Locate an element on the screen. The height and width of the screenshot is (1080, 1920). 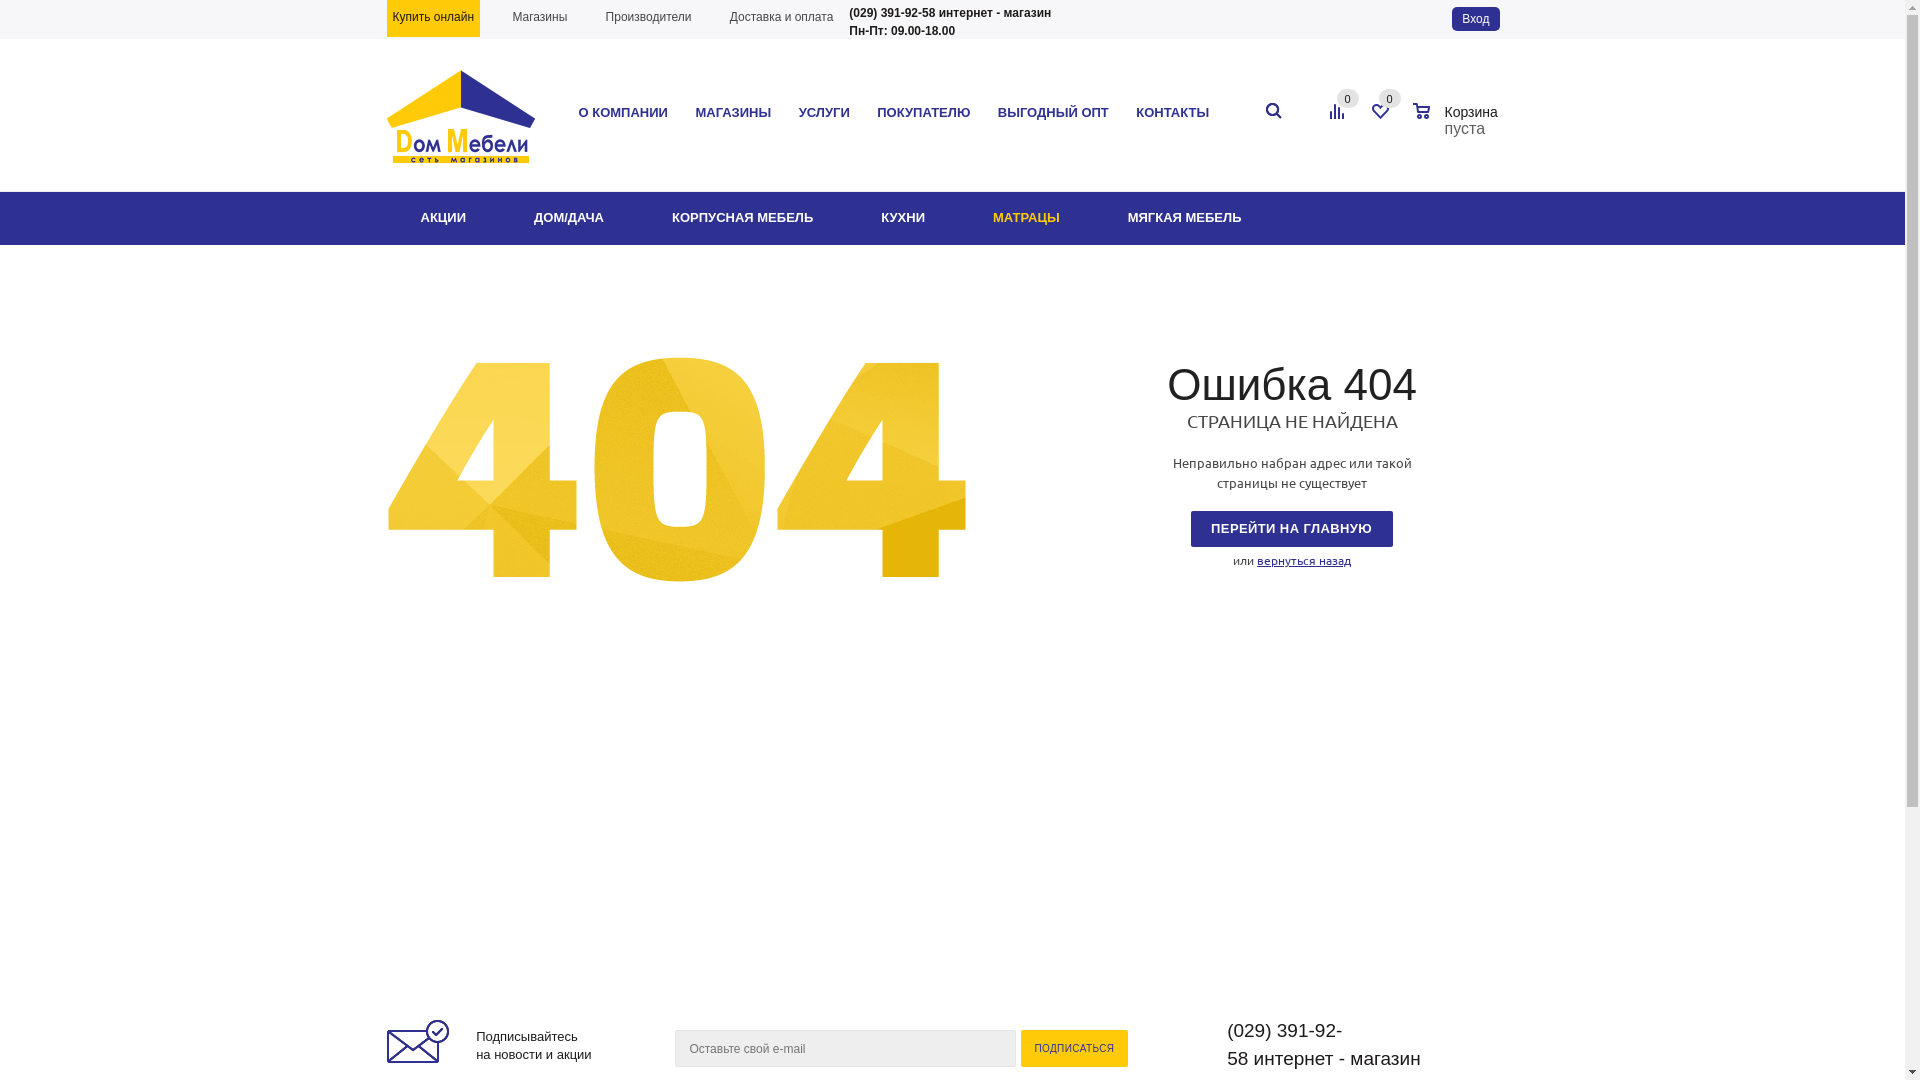
':-(' is located at coordinates (676, 470).